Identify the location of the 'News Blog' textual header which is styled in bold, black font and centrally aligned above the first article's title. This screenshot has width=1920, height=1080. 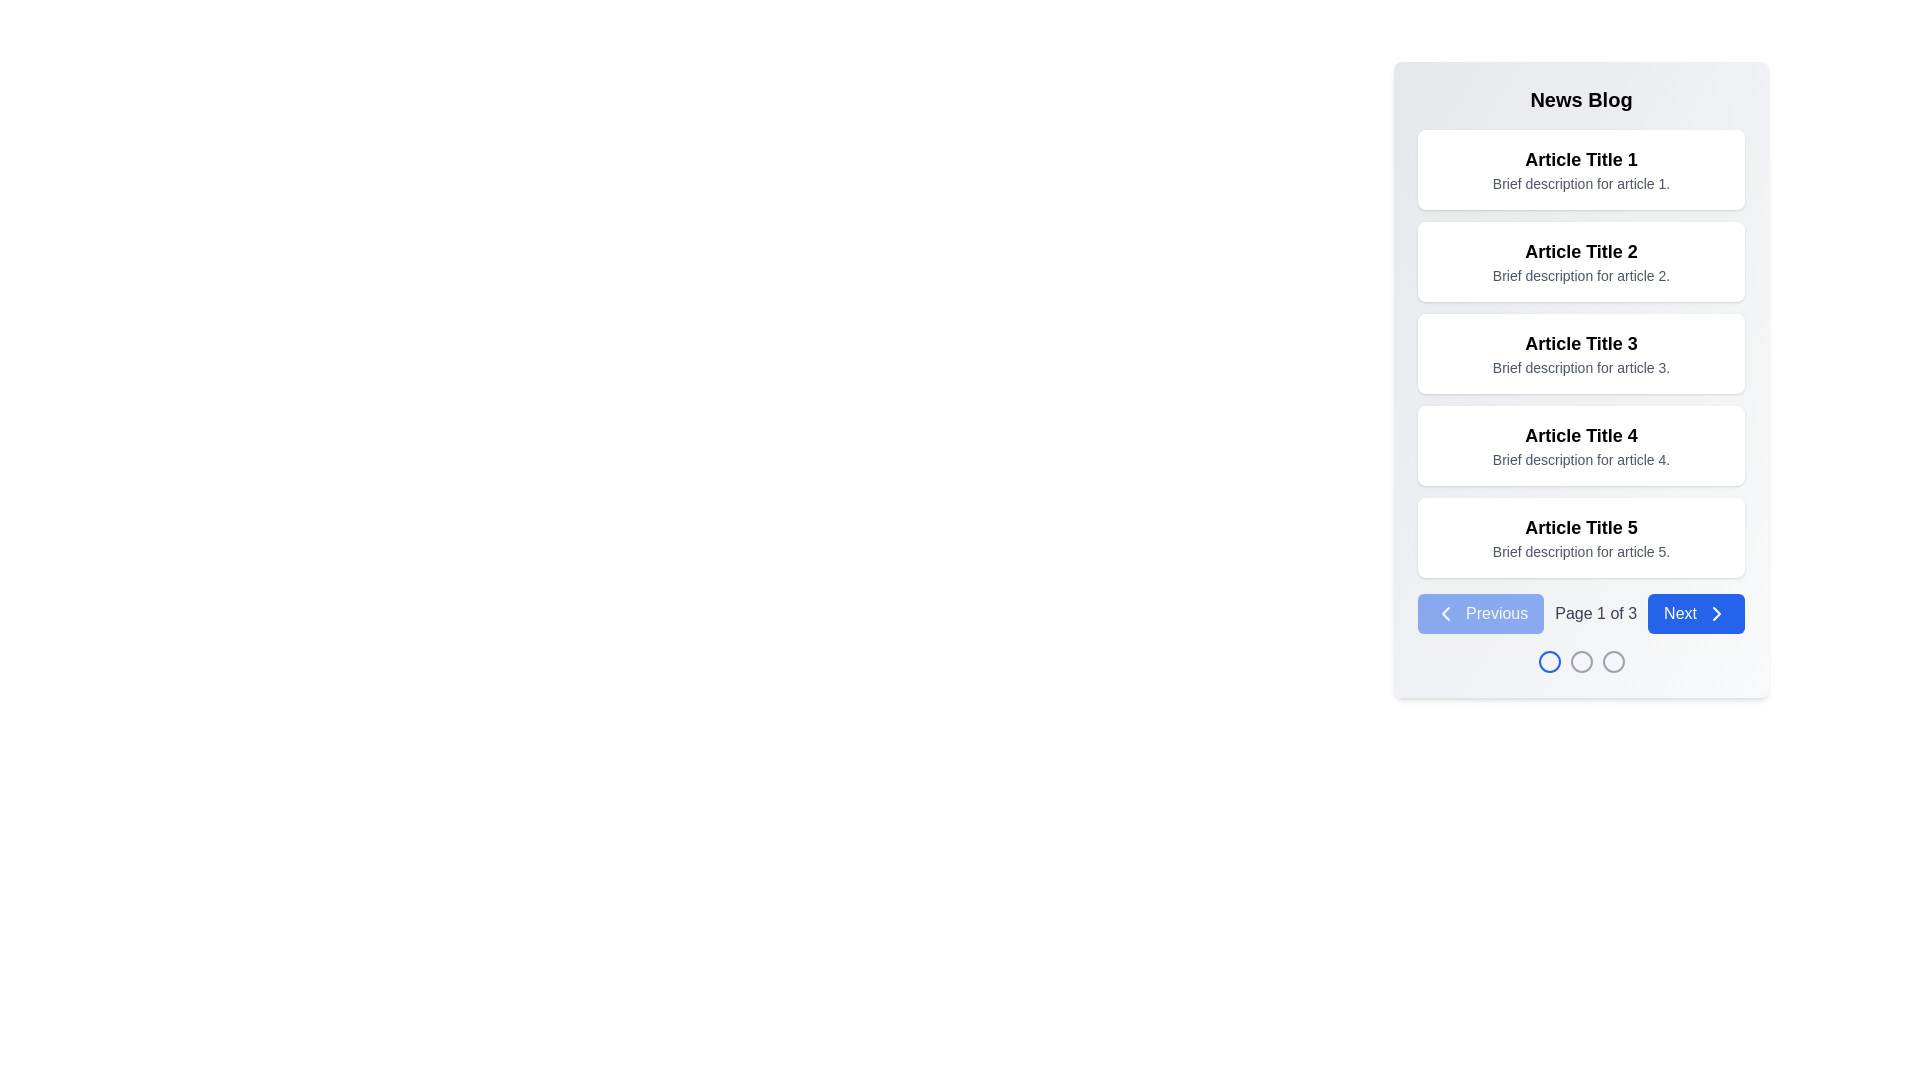
(1580, 100).